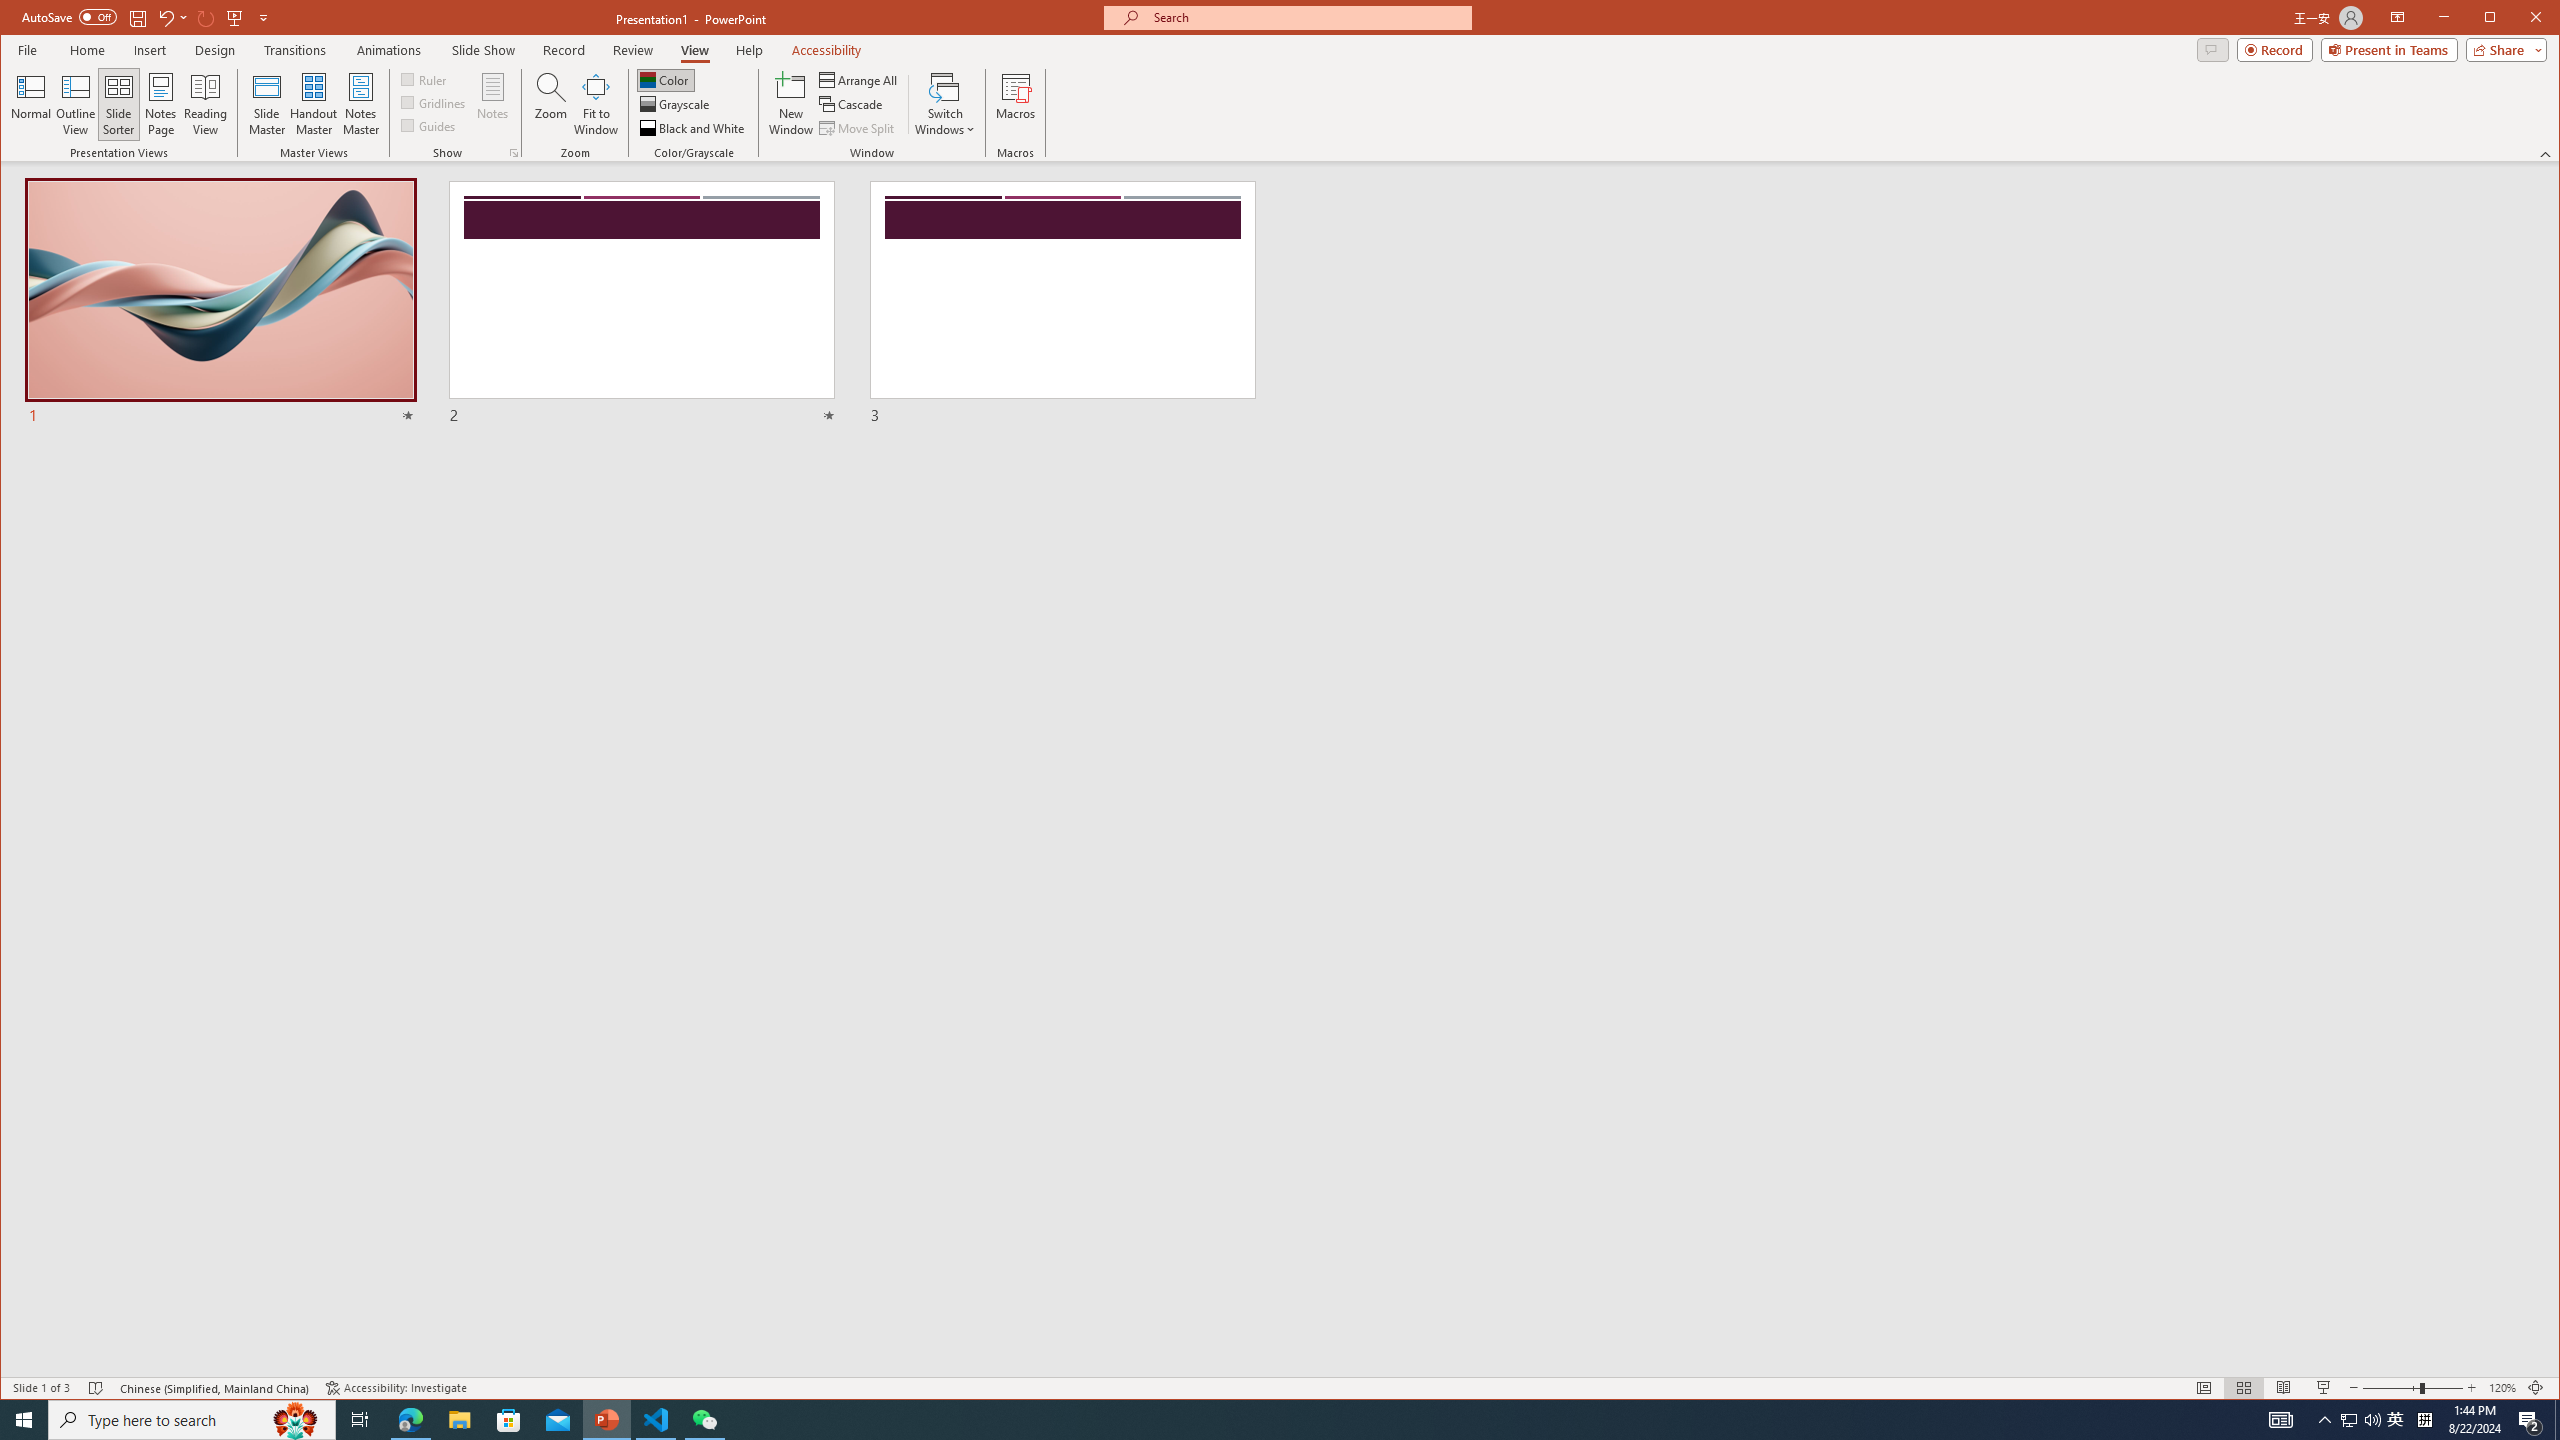 The width and height of the screenshot is (2560, 1440). What do you see at coordinates (432, 102) in the screenshot?
I see `'Gridlines'` at bounding box center [432, 102].